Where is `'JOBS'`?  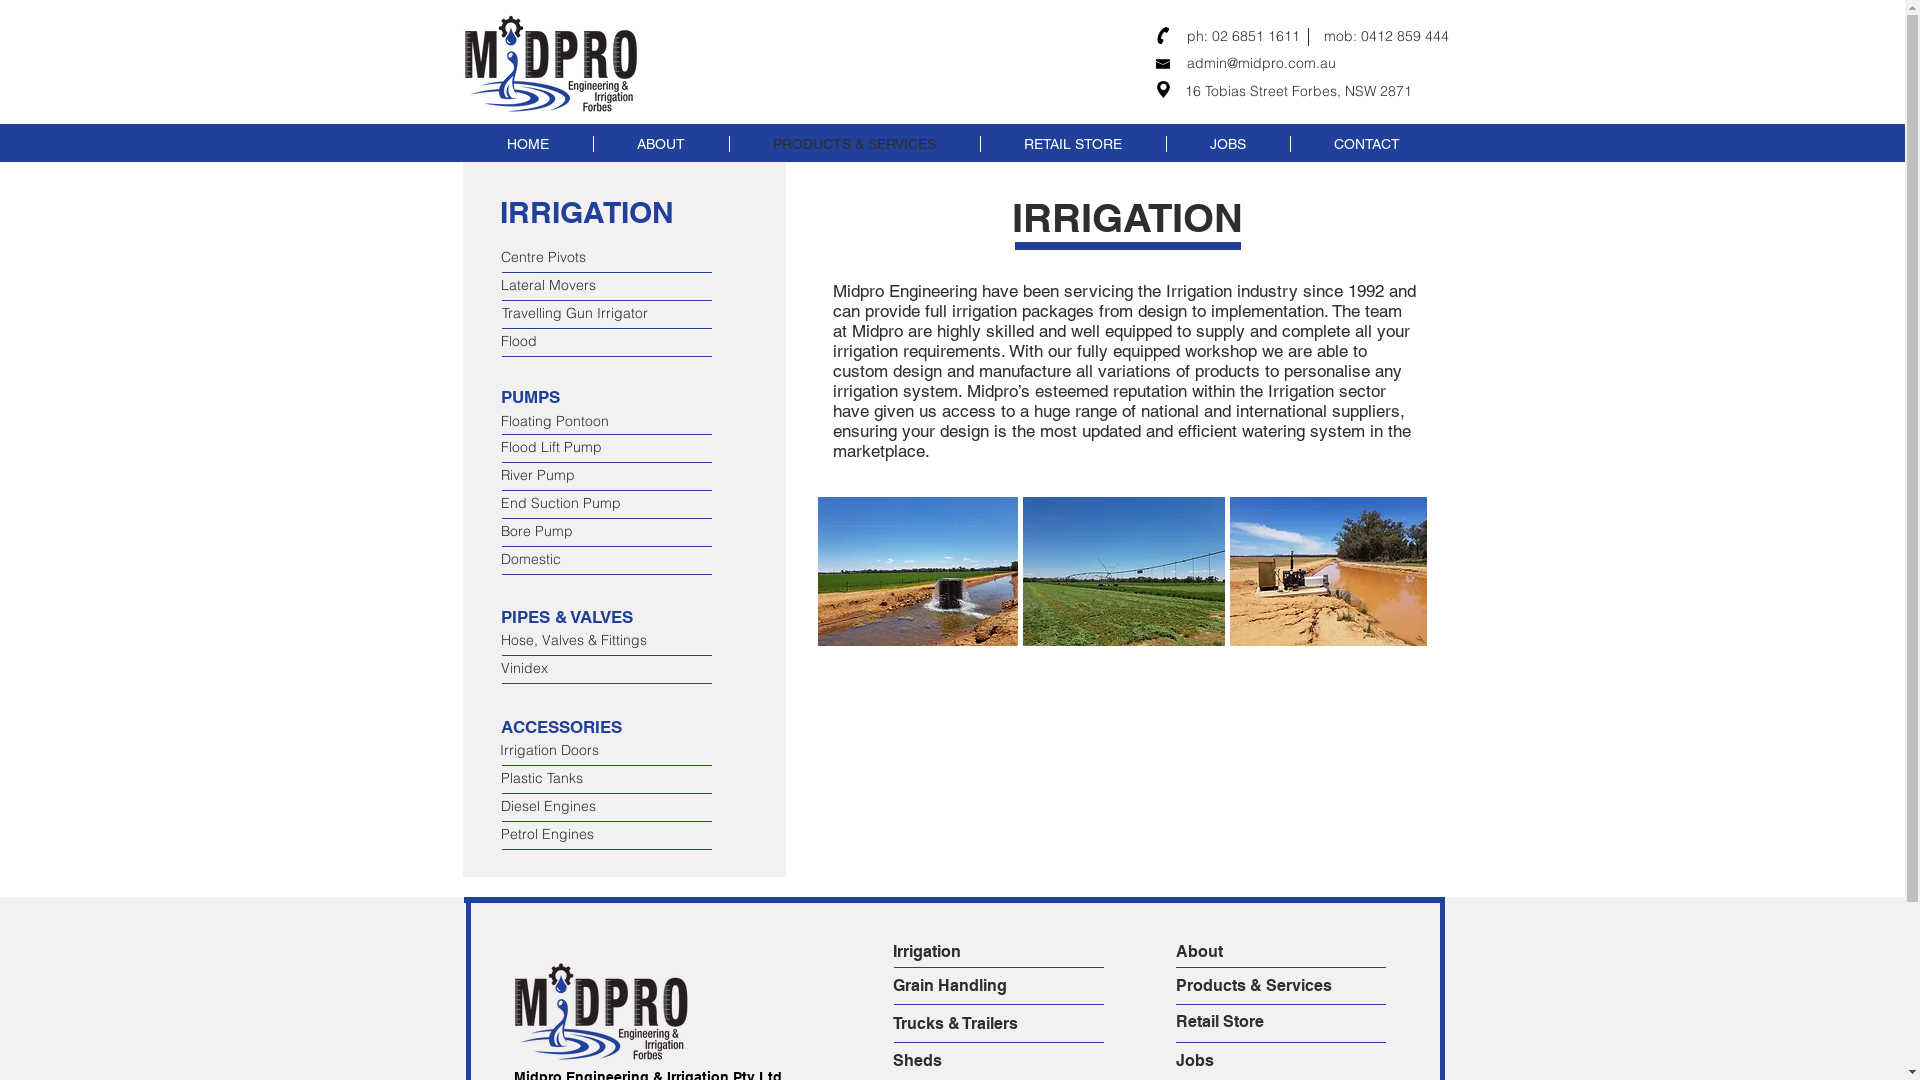 'JOBS' is located at coordinates (1166, 142).